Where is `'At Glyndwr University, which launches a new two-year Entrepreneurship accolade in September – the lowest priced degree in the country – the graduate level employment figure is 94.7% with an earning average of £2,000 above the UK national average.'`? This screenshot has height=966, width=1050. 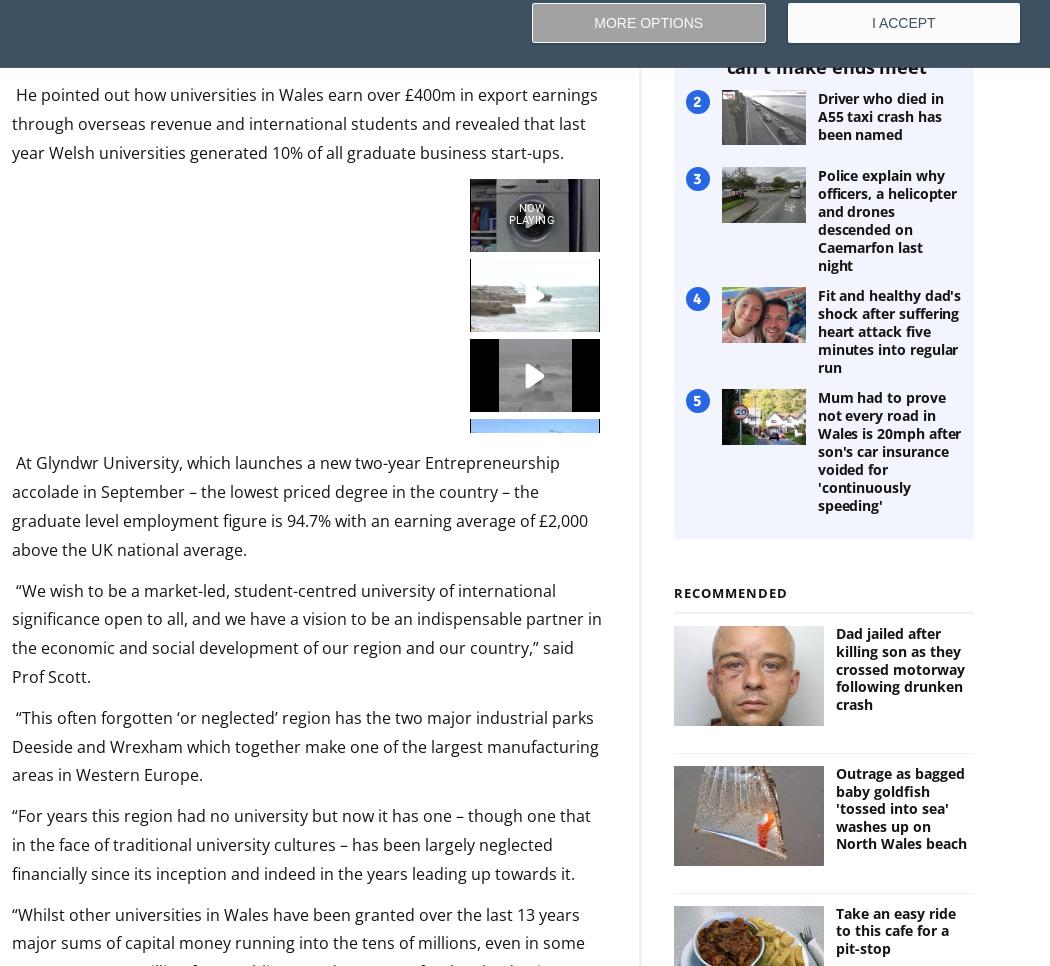 'At Glyndwr University, which launches a new two-year Entrepreneurship accolade in September – the lowest priced degree in the country – the graduate level employment figure is 94.7% with an earning average of £2,000 above the UK national average.' is located at coordinates (298, 504).